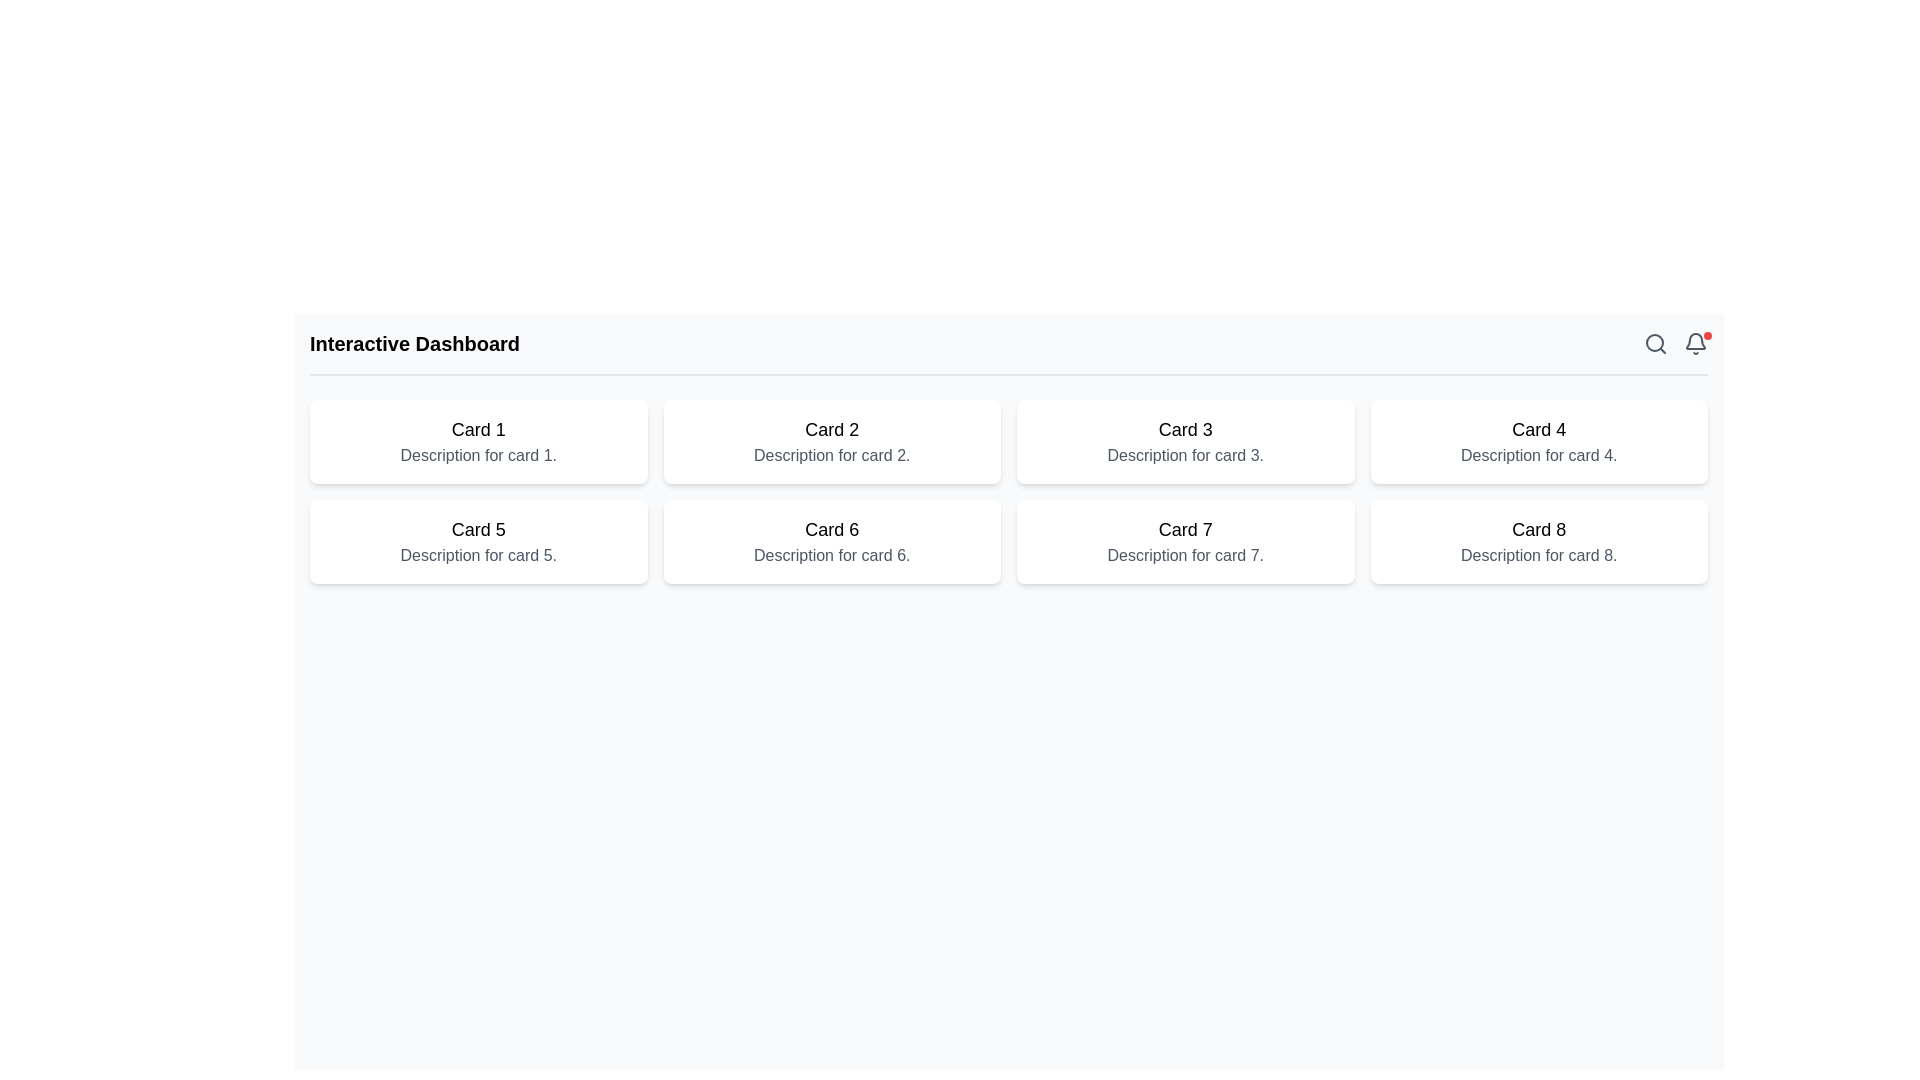 This screenshot has width=1920, height=1080. Describe the element at coordinates (477, 542) in the screenshot. I see `the fifth card in the grid layout to interact with the informational card displaying a title and descriptive text` at that location.